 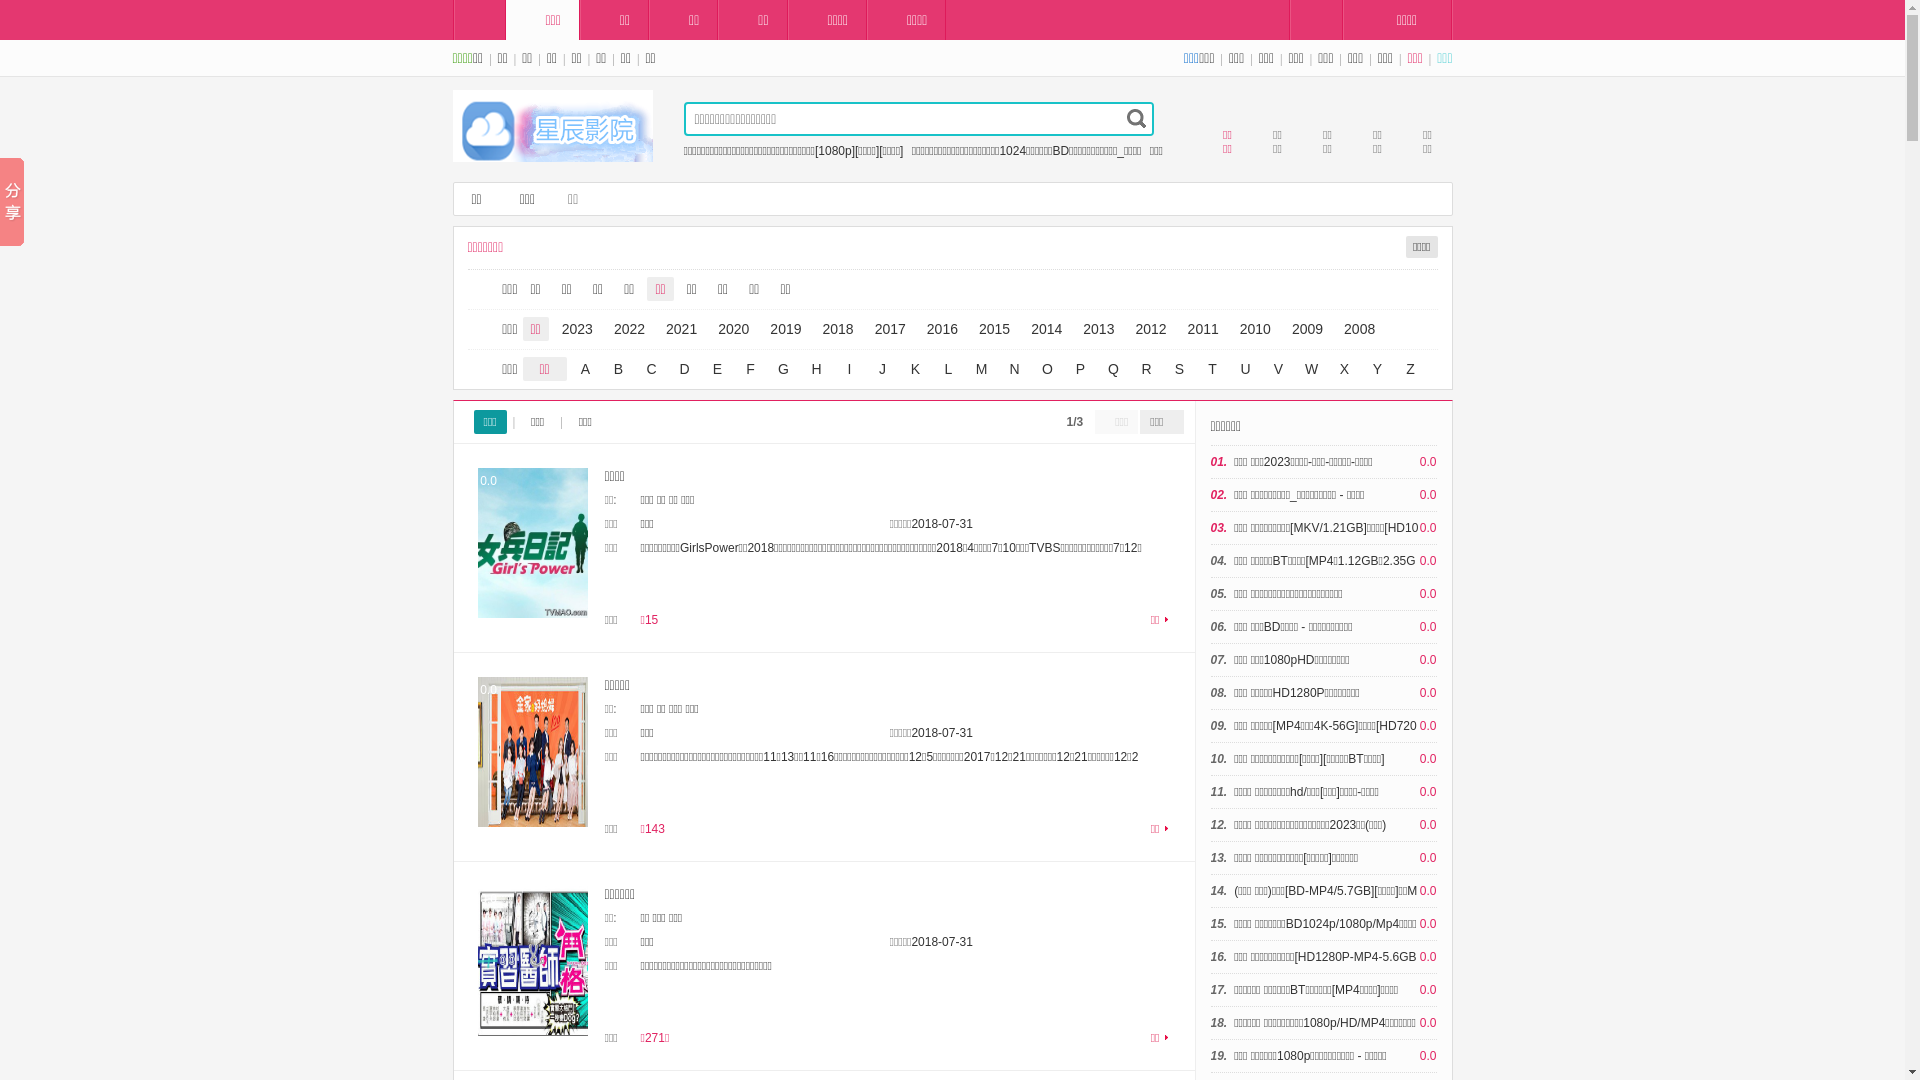 What do you see at coordinates (868, 369) in the screenshot?
I see `'J'` at bounding box center [868, 369].